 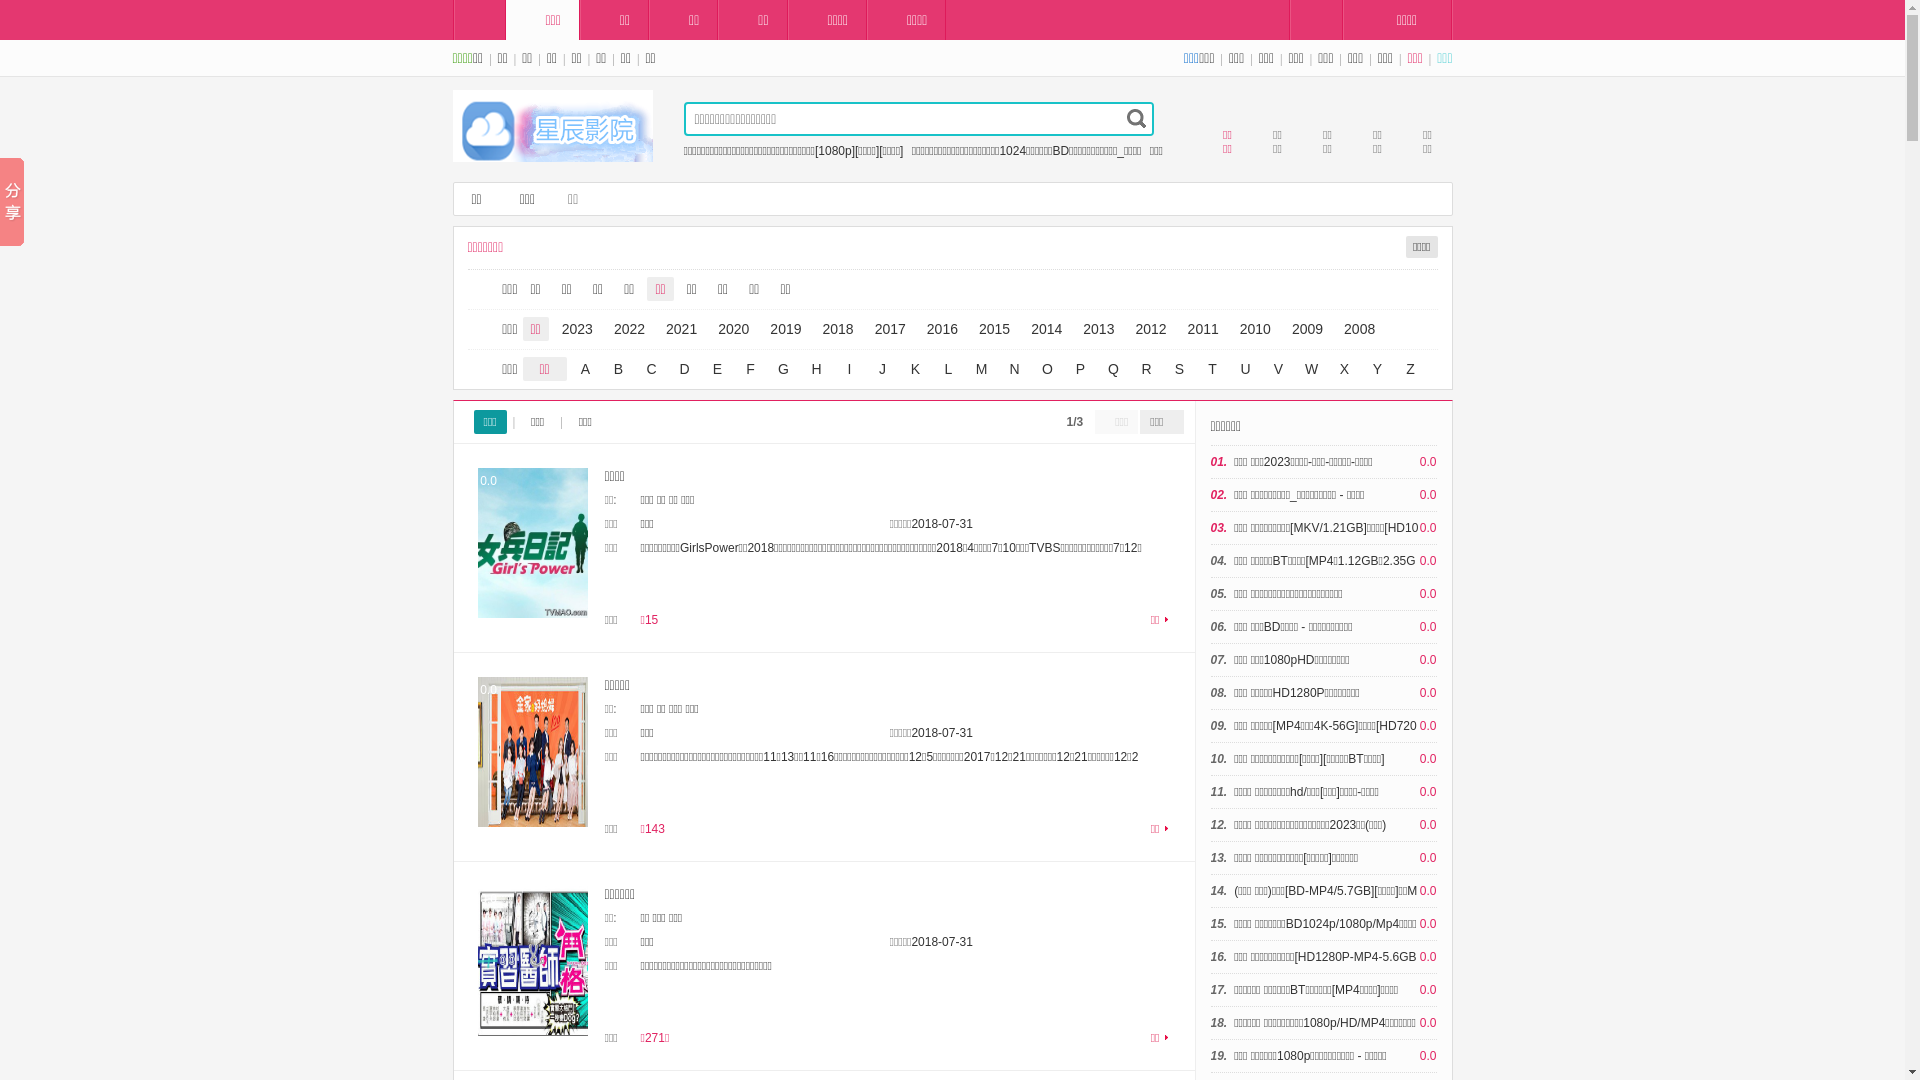 What do you see at coordinates (868, 369) in the screenshot?
I see `'J'` at bounding box center [868, 369].